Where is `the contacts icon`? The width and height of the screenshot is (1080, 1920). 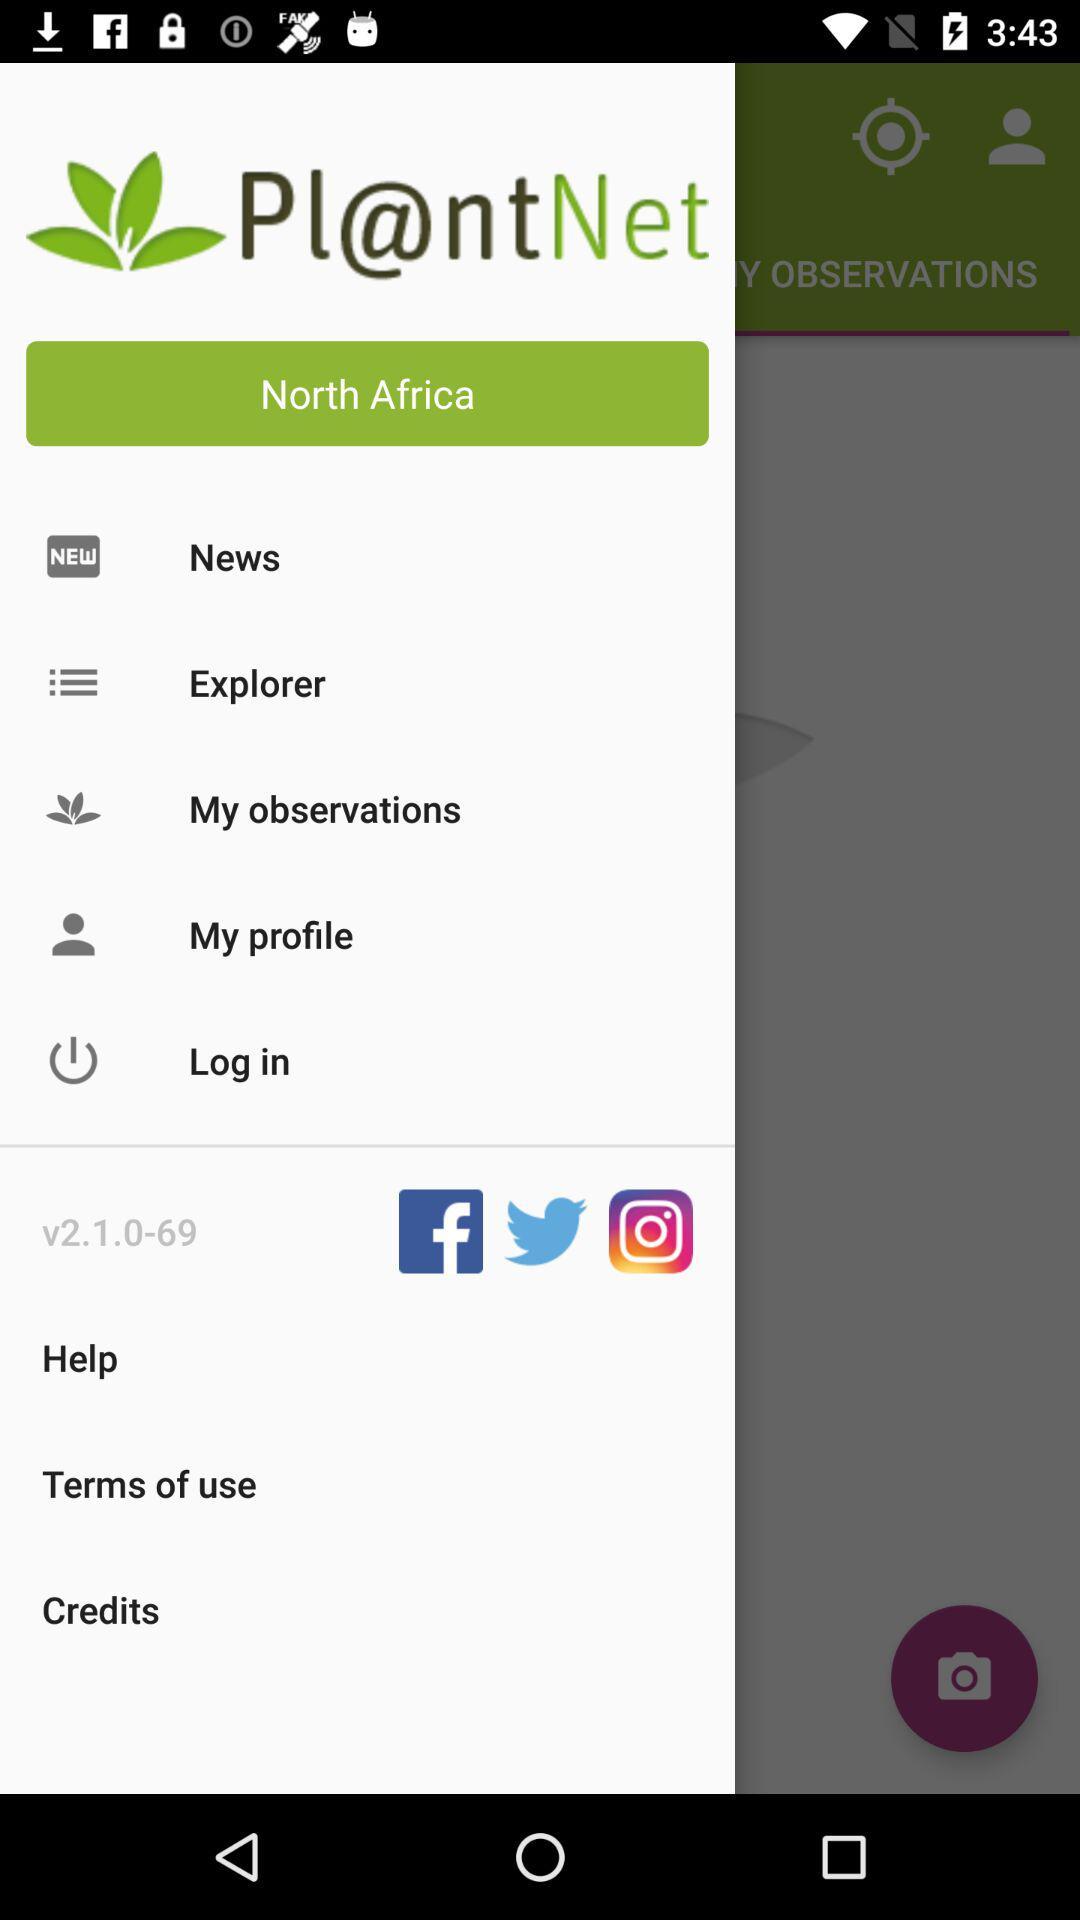
the contacts icon is located at coordinates (1017, 136).